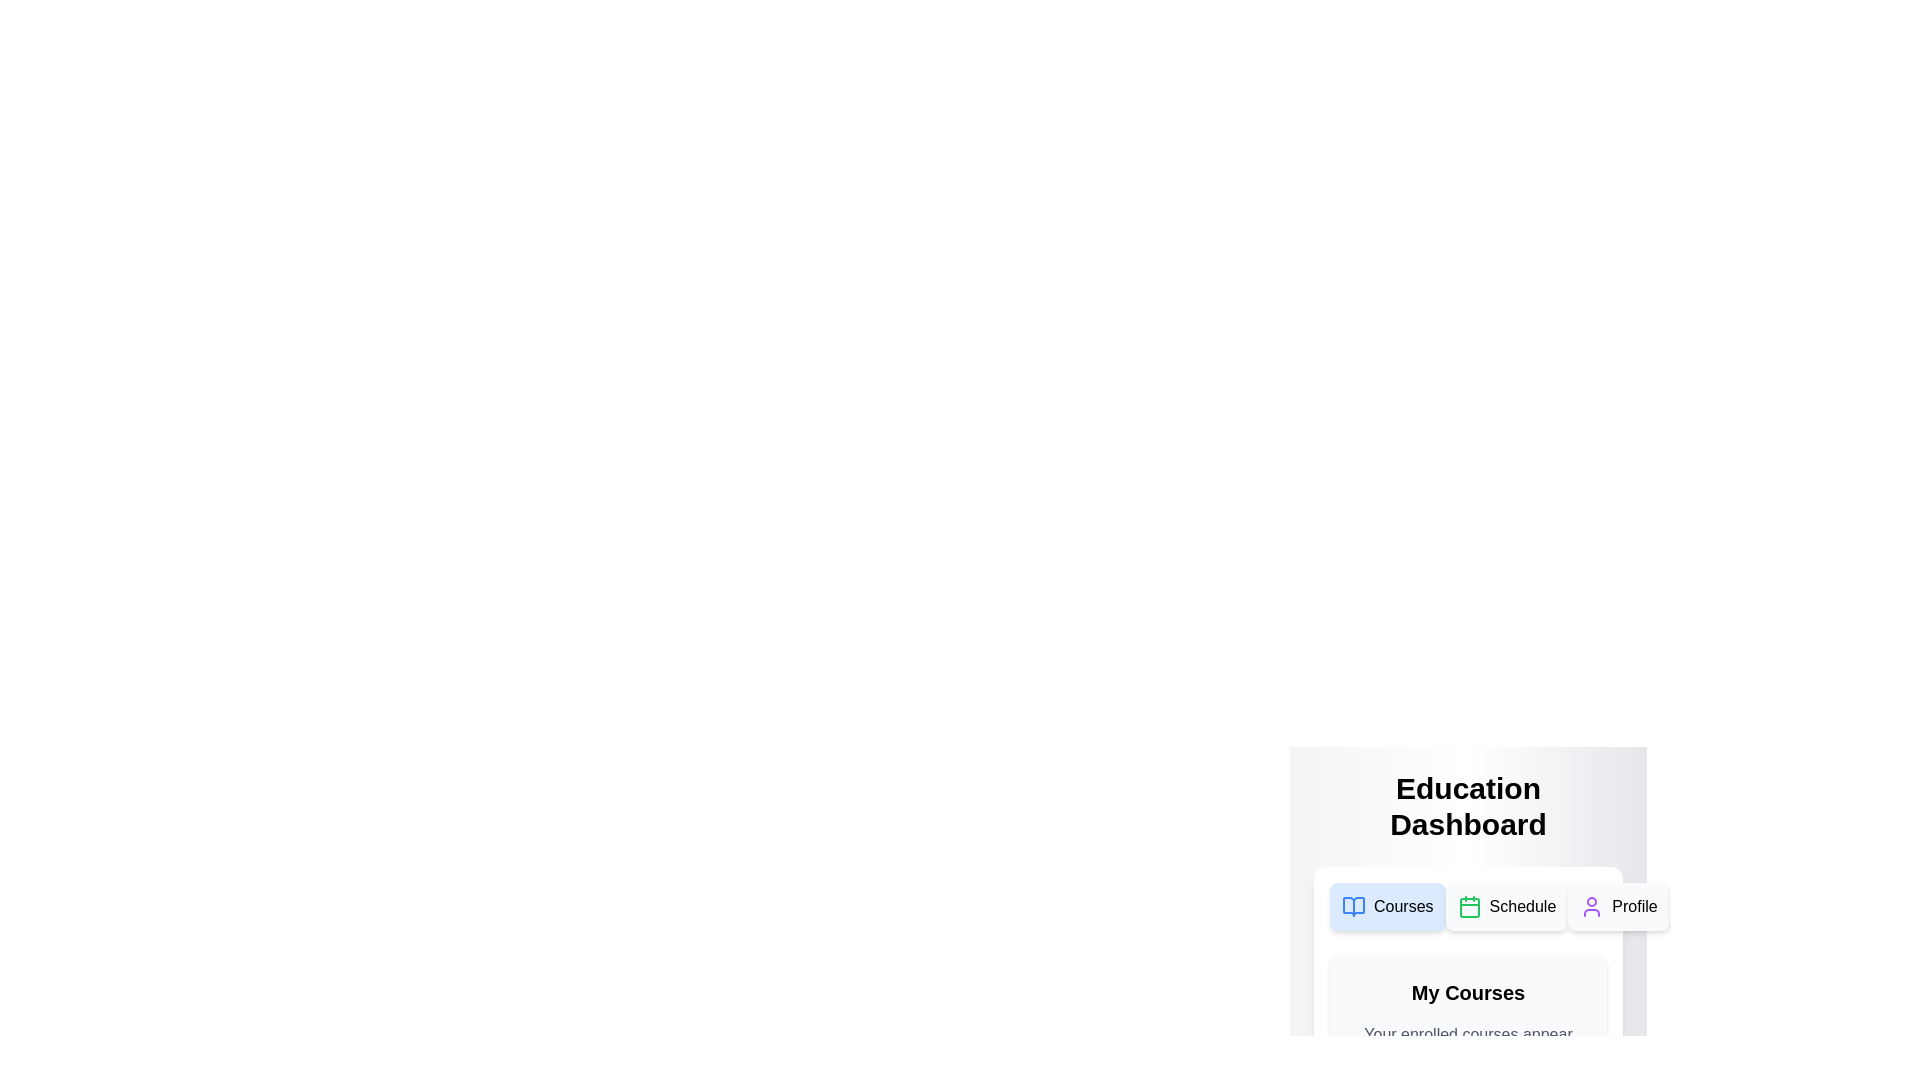  Describe the element at coordinates (1469, 906) in the screenshot. I see `the calendar icon within the 'Schedule' button` at that location.